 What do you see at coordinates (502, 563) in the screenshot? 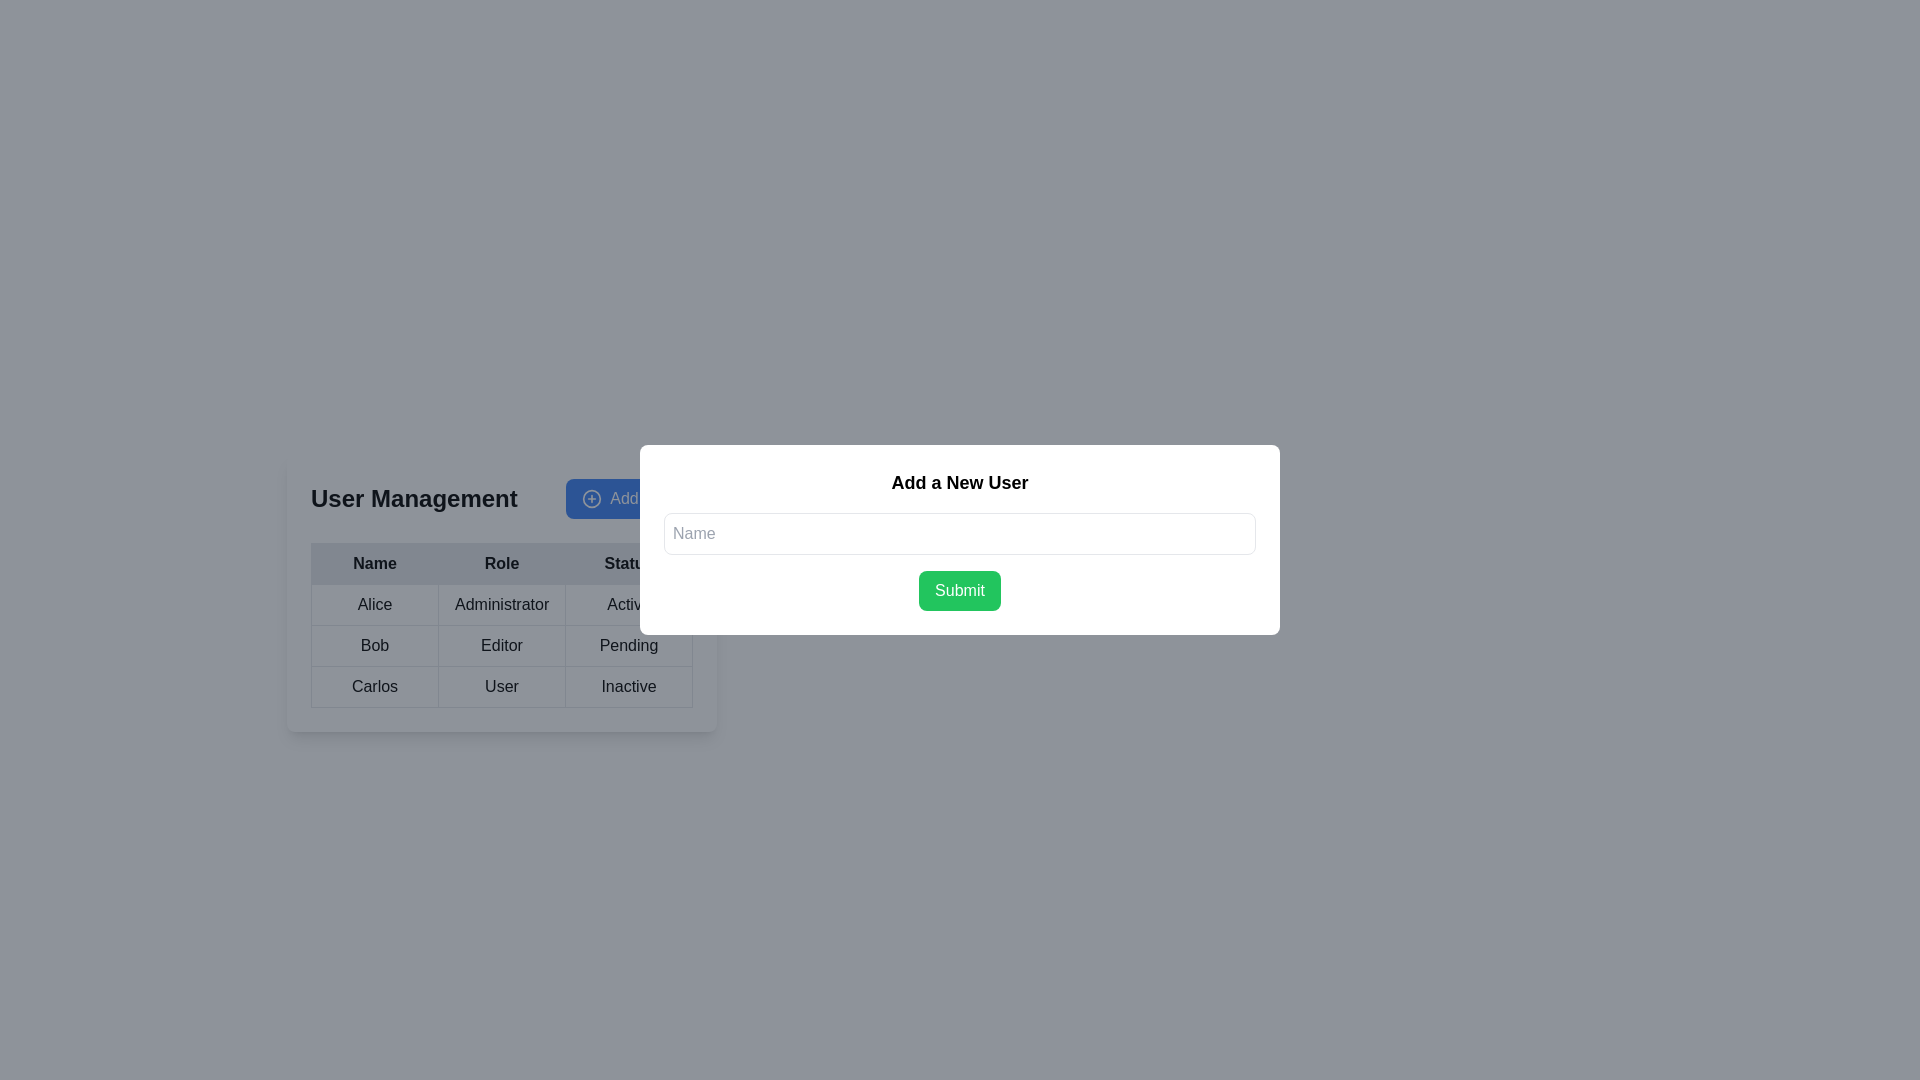
I see `the text label displaying 'Role' in the second column header of the table` at bounding box center [502, 563].